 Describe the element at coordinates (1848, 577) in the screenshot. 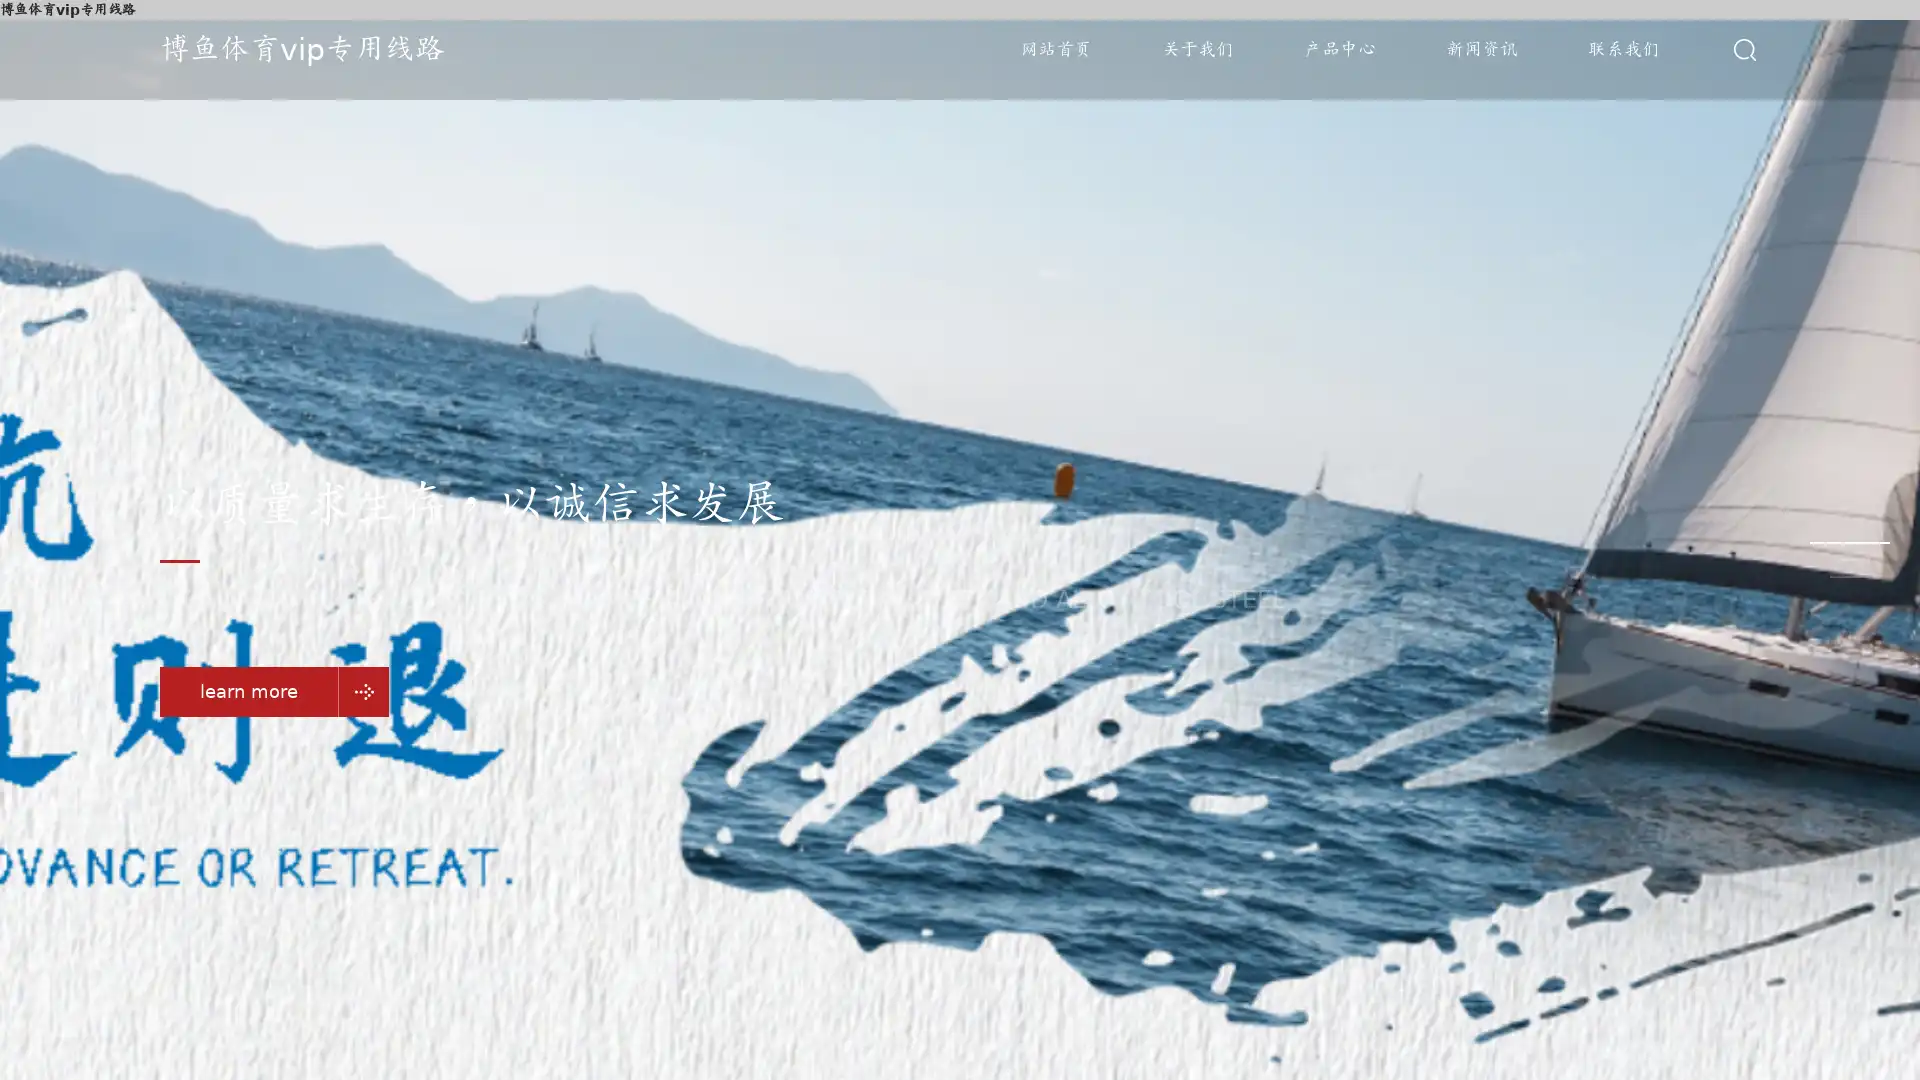

I see `Go to slide 3` at that location.